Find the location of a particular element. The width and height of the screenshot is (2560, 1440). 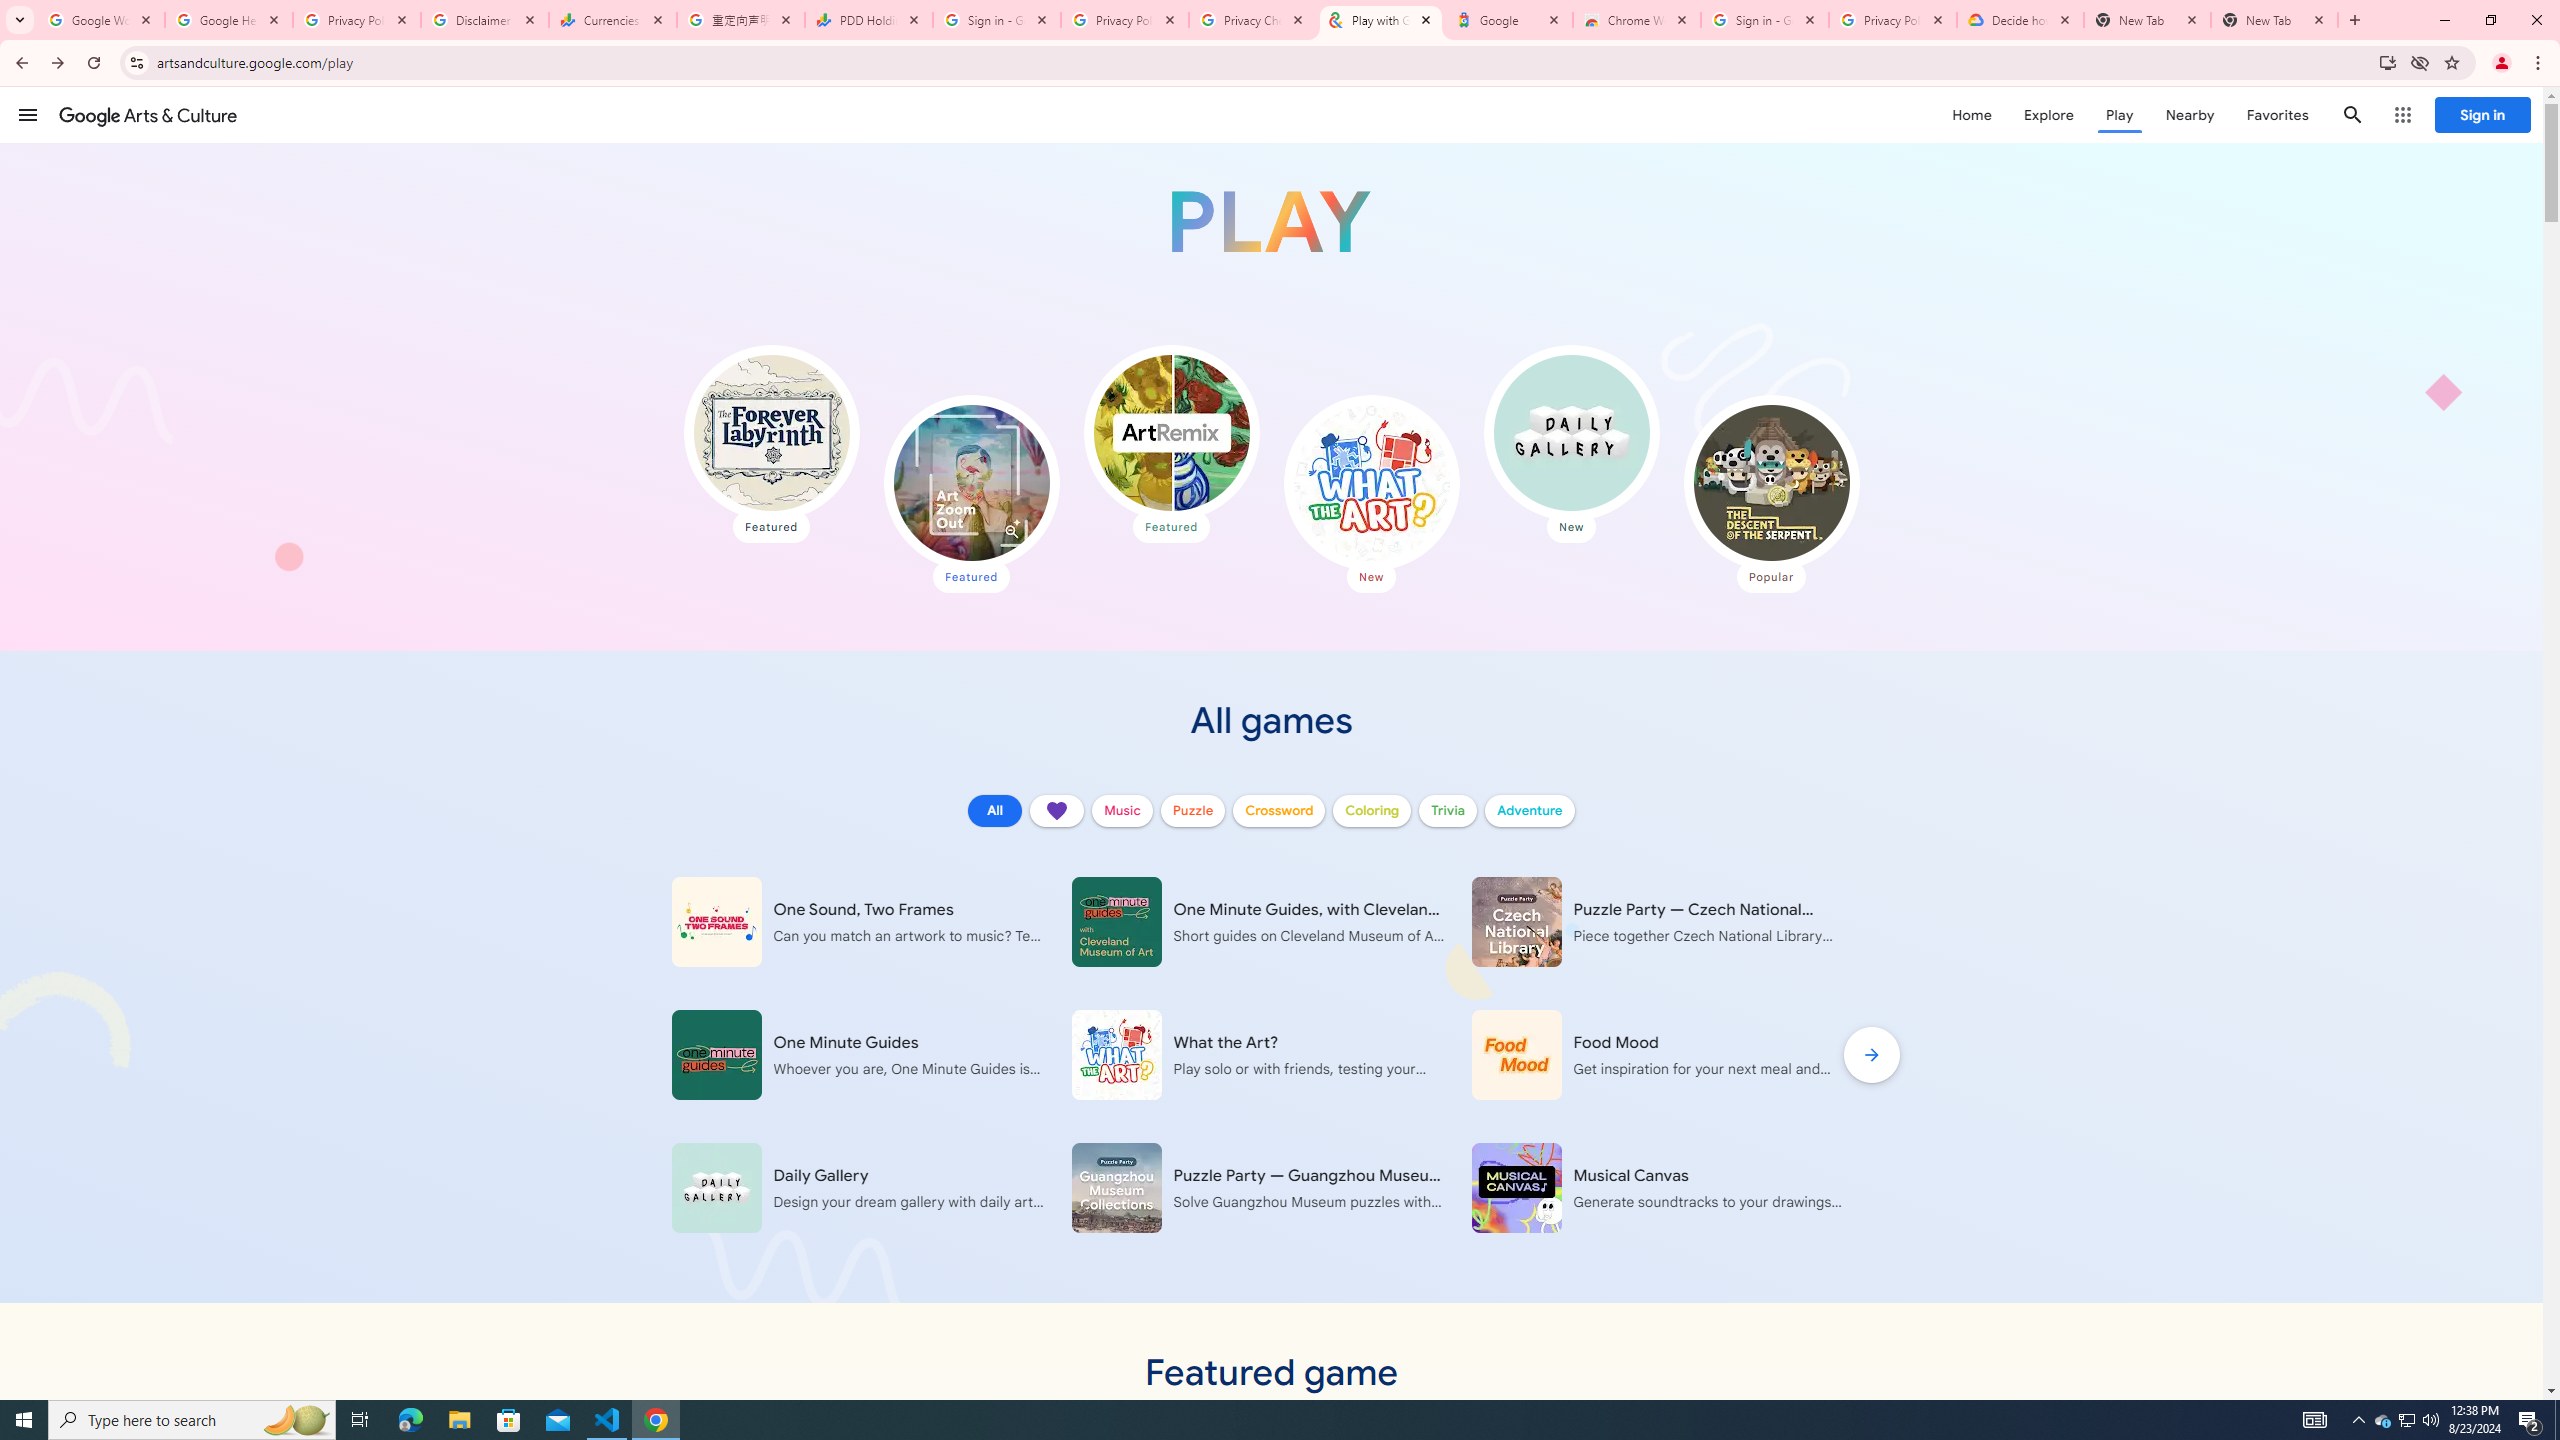

'Sign in - Google Accounts' is located at coordinates (1765, 19).